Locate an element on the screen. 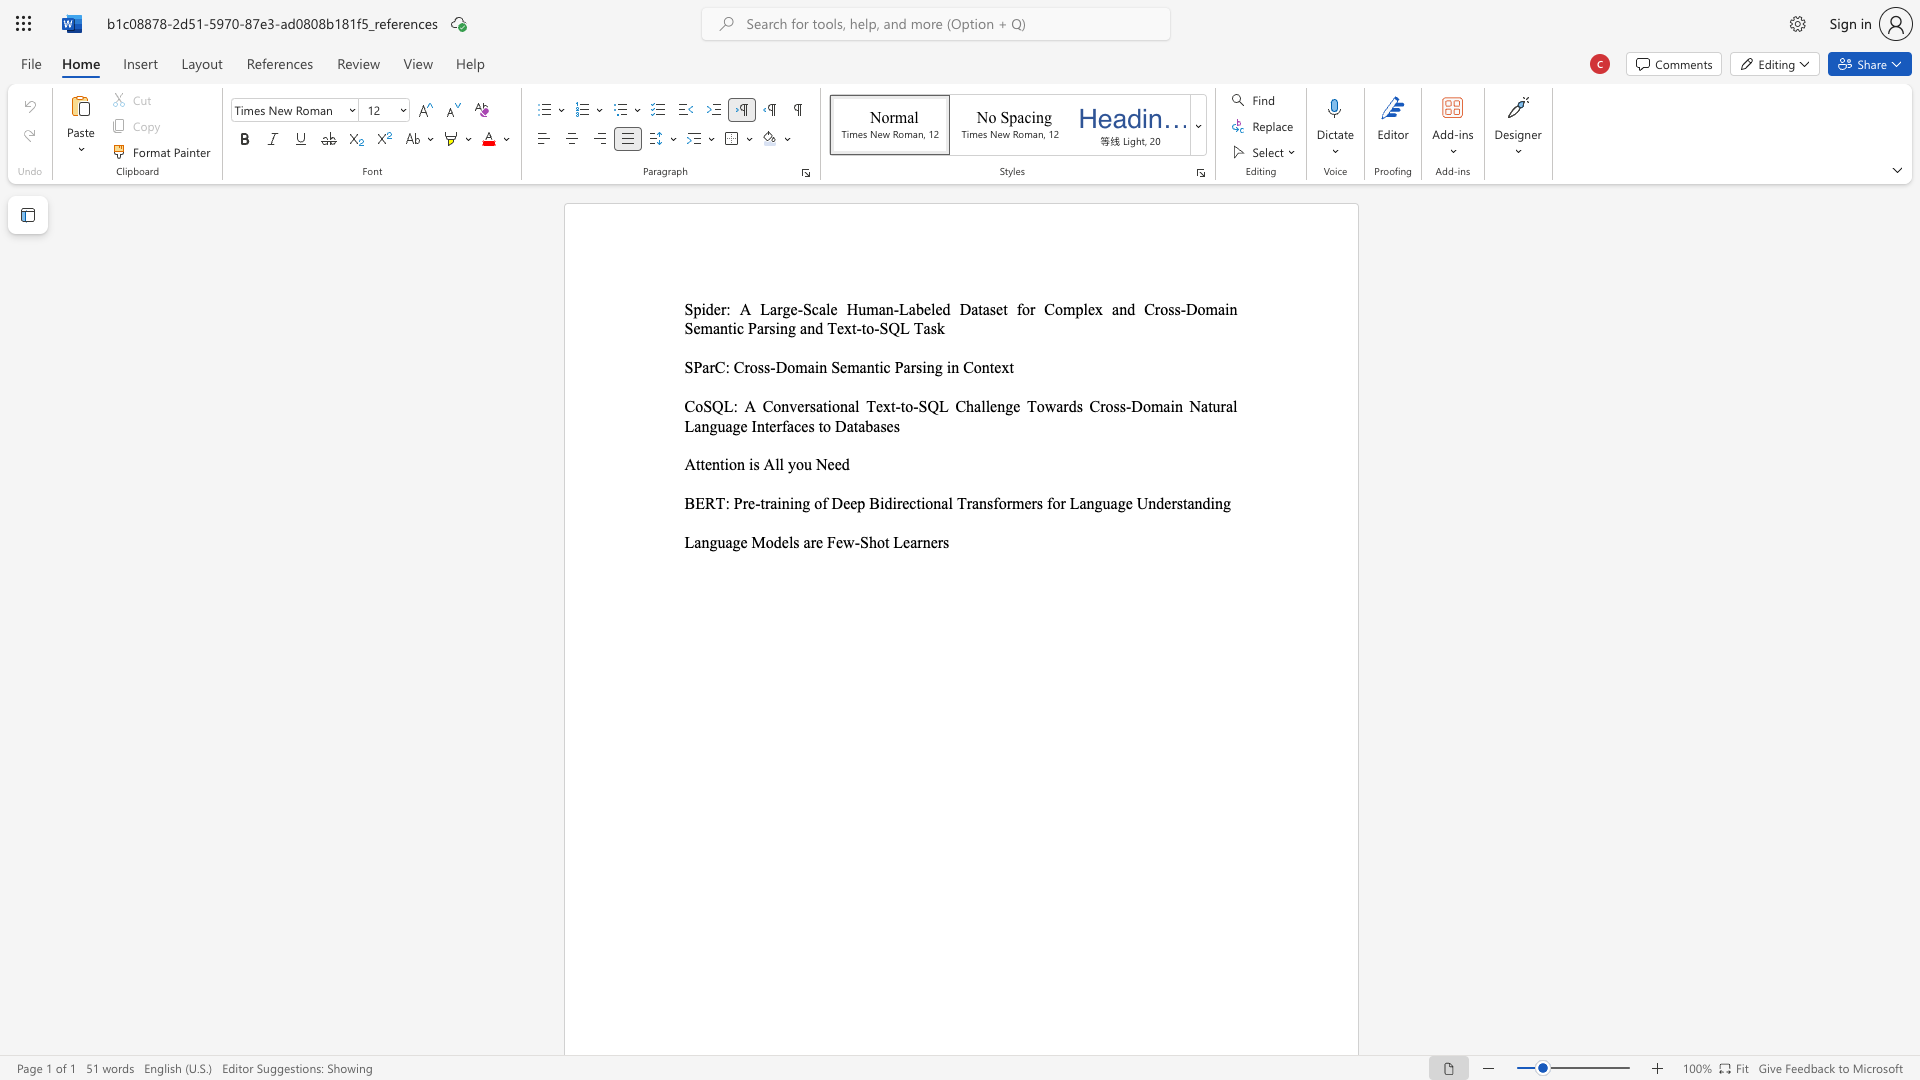 Image resolution: width=1920 pixels, height=1080 pixels. the 1th character "w" in the text is located at coordinates (848, 542).